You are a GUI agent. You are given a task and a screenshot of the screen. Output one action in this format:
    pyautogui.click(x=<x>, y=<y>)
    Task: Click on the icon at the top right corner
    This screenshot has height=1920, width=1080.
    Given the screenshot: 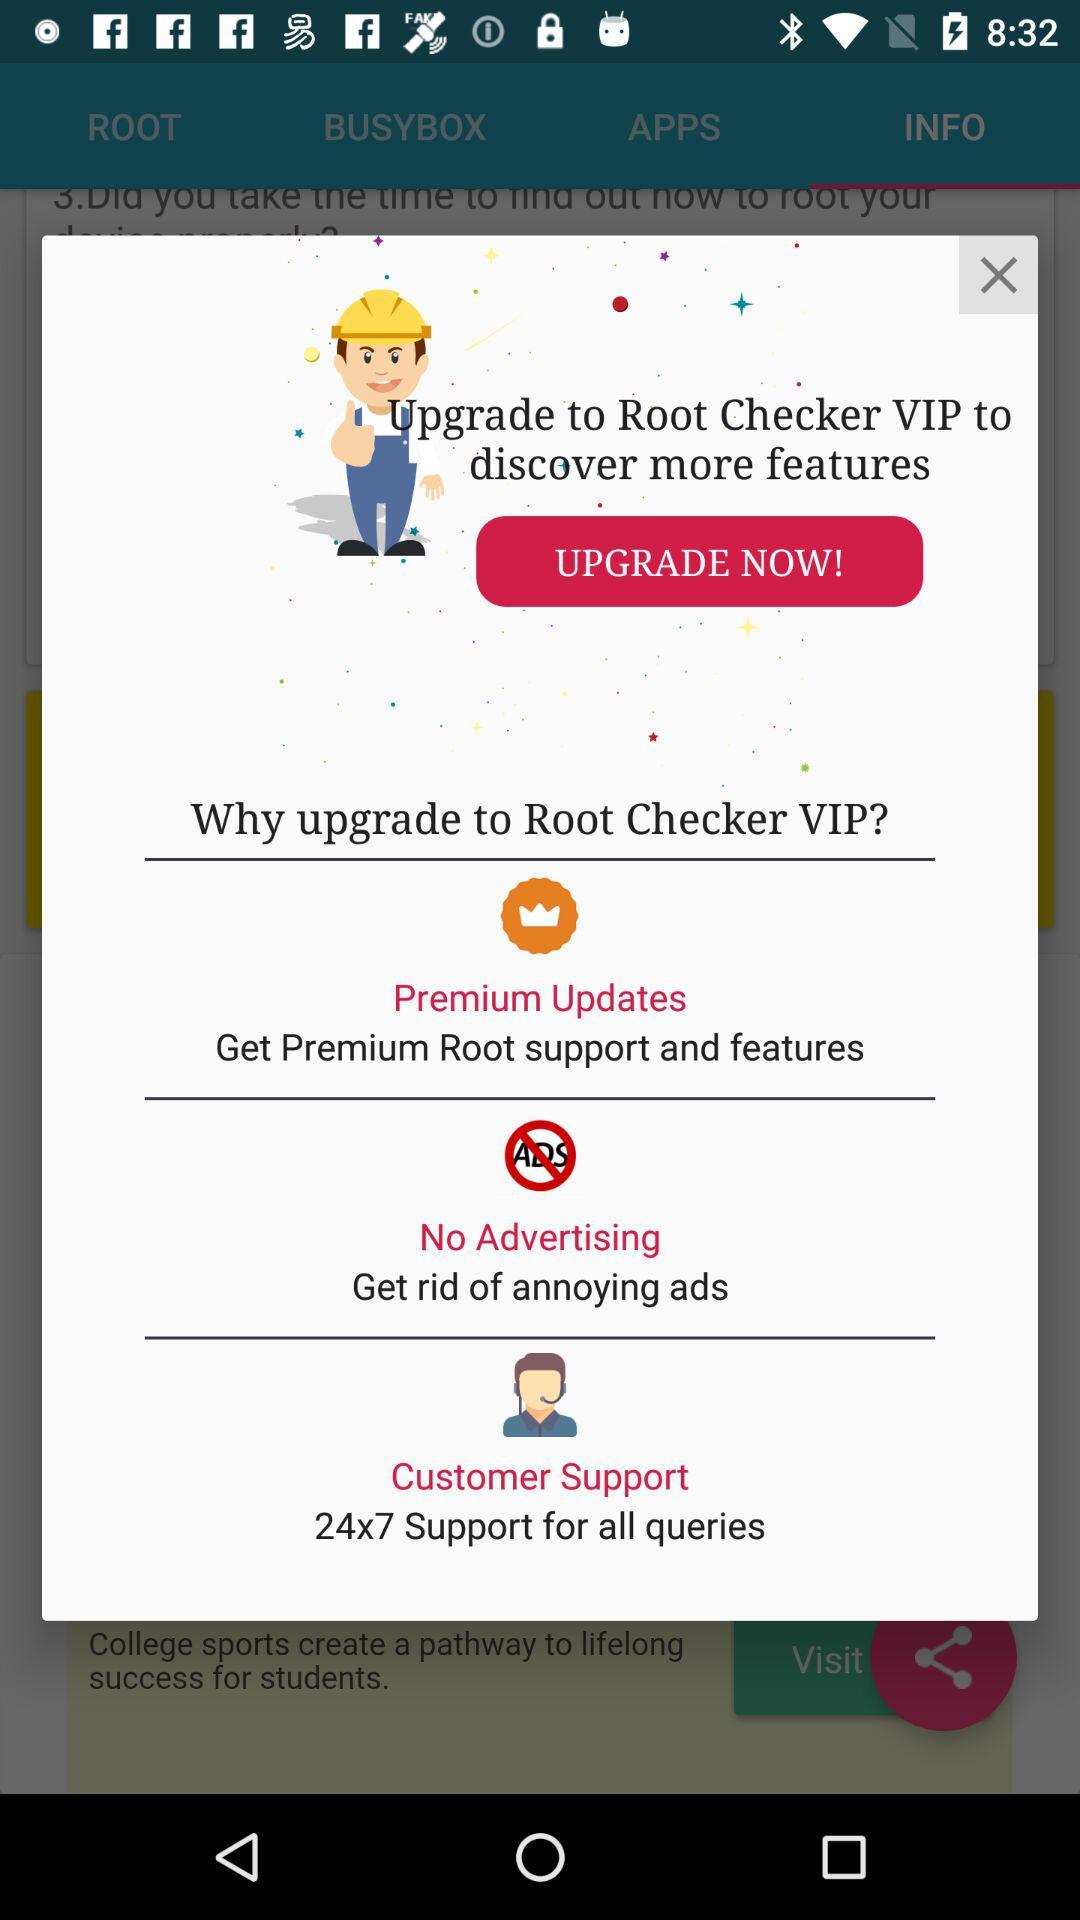 What is the action you would take?
    pyautogui.click(x=998, y=273)
    